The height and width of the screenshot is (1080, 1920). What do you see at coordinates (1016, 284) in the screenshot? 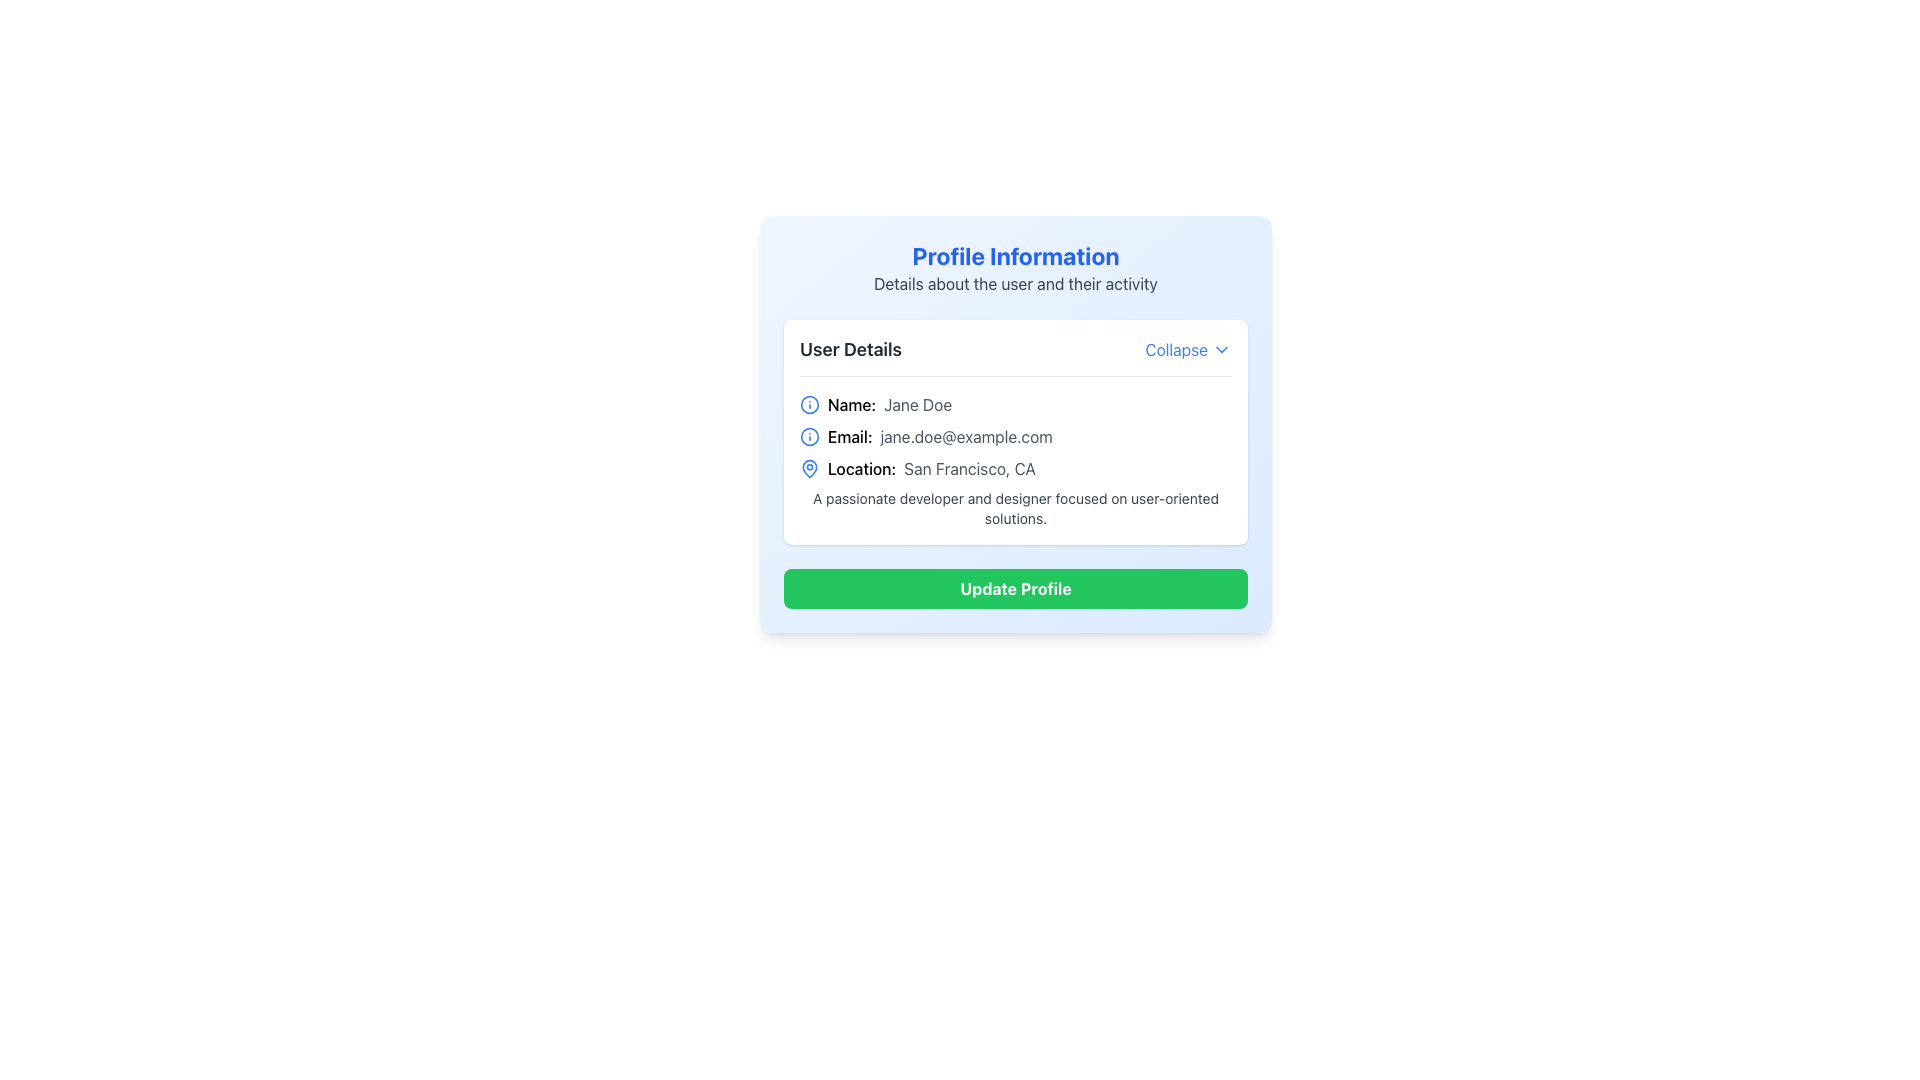
I see `the text element that reads 'Details about the user and their activity', which is positioned below the 'Profile Information' title and above the 'User Details' section` at bounding box center [1016, 284].